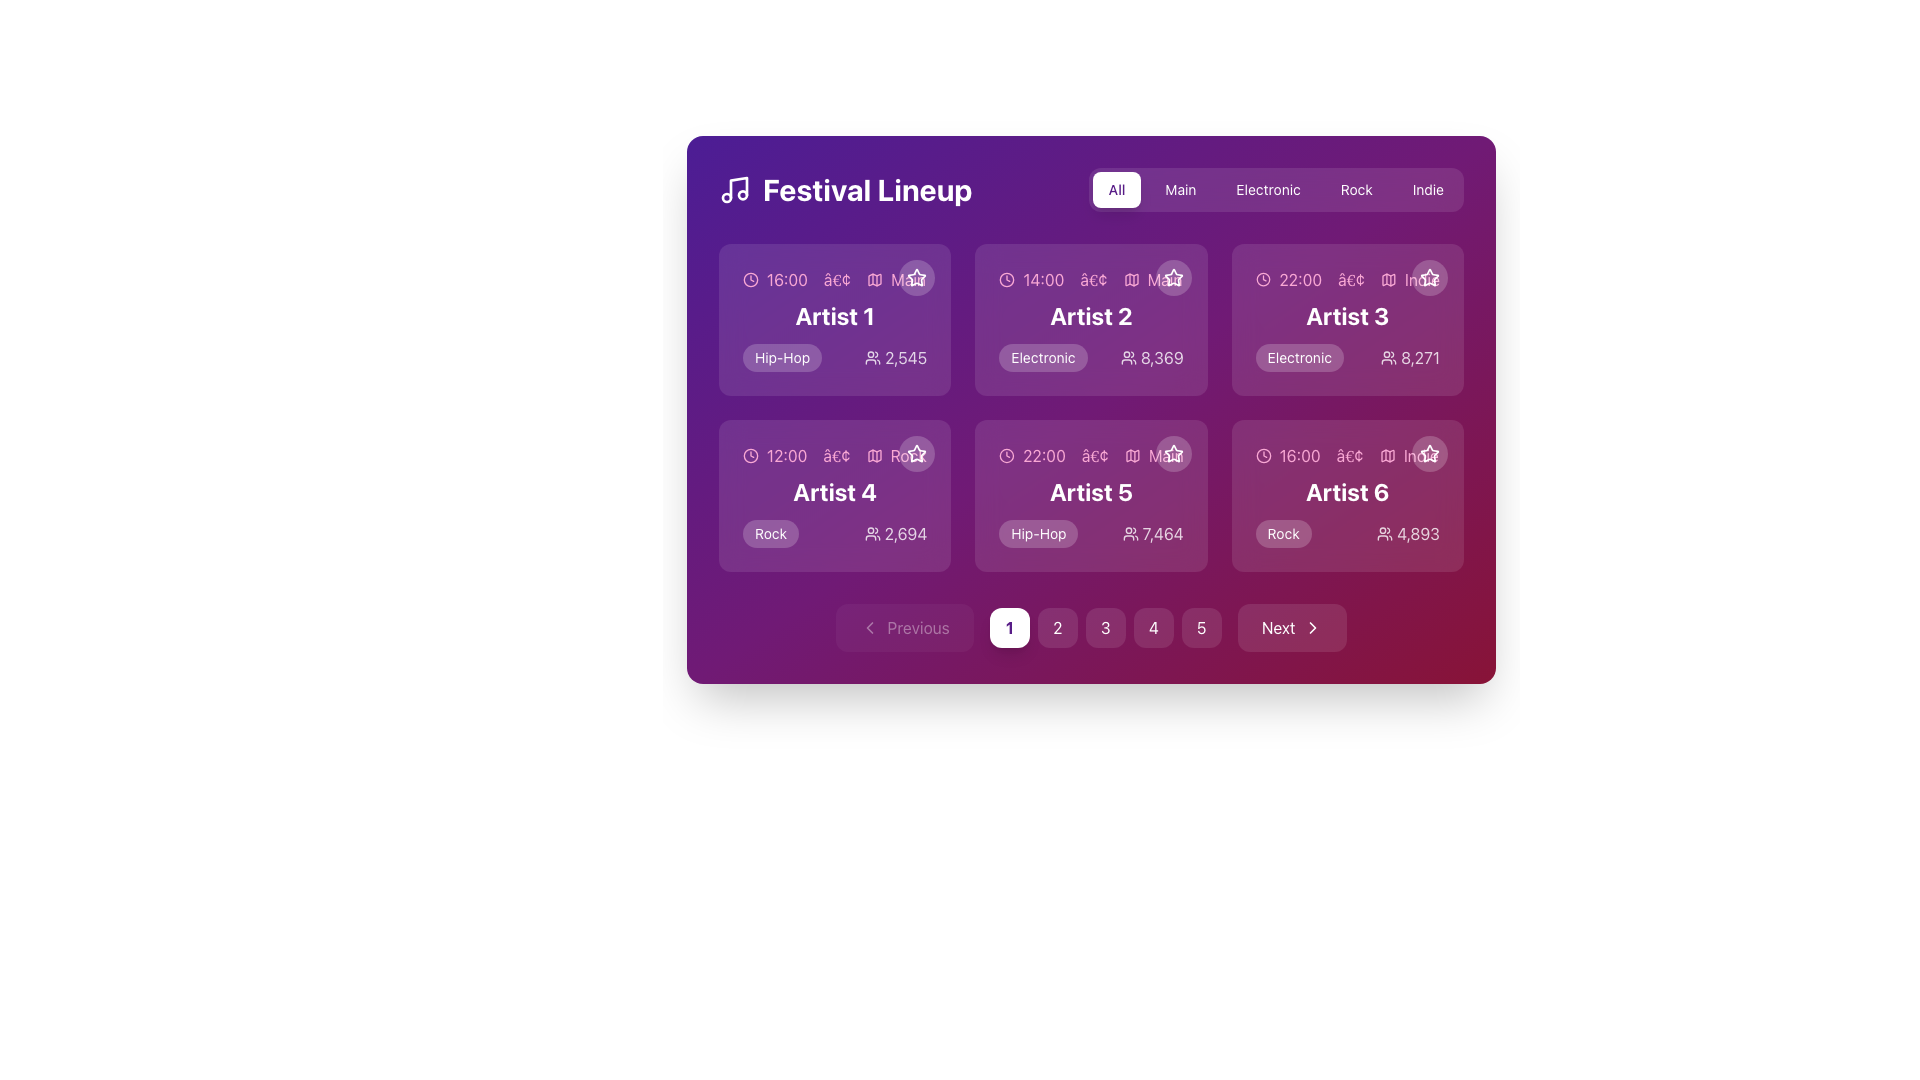  What do you see at coordinates (1104, 627) in the screenshot?
I see `the circular button labeled '3' located at the center of the navigation bar at the bottom of the interface` at bounding box center [1104, 627].